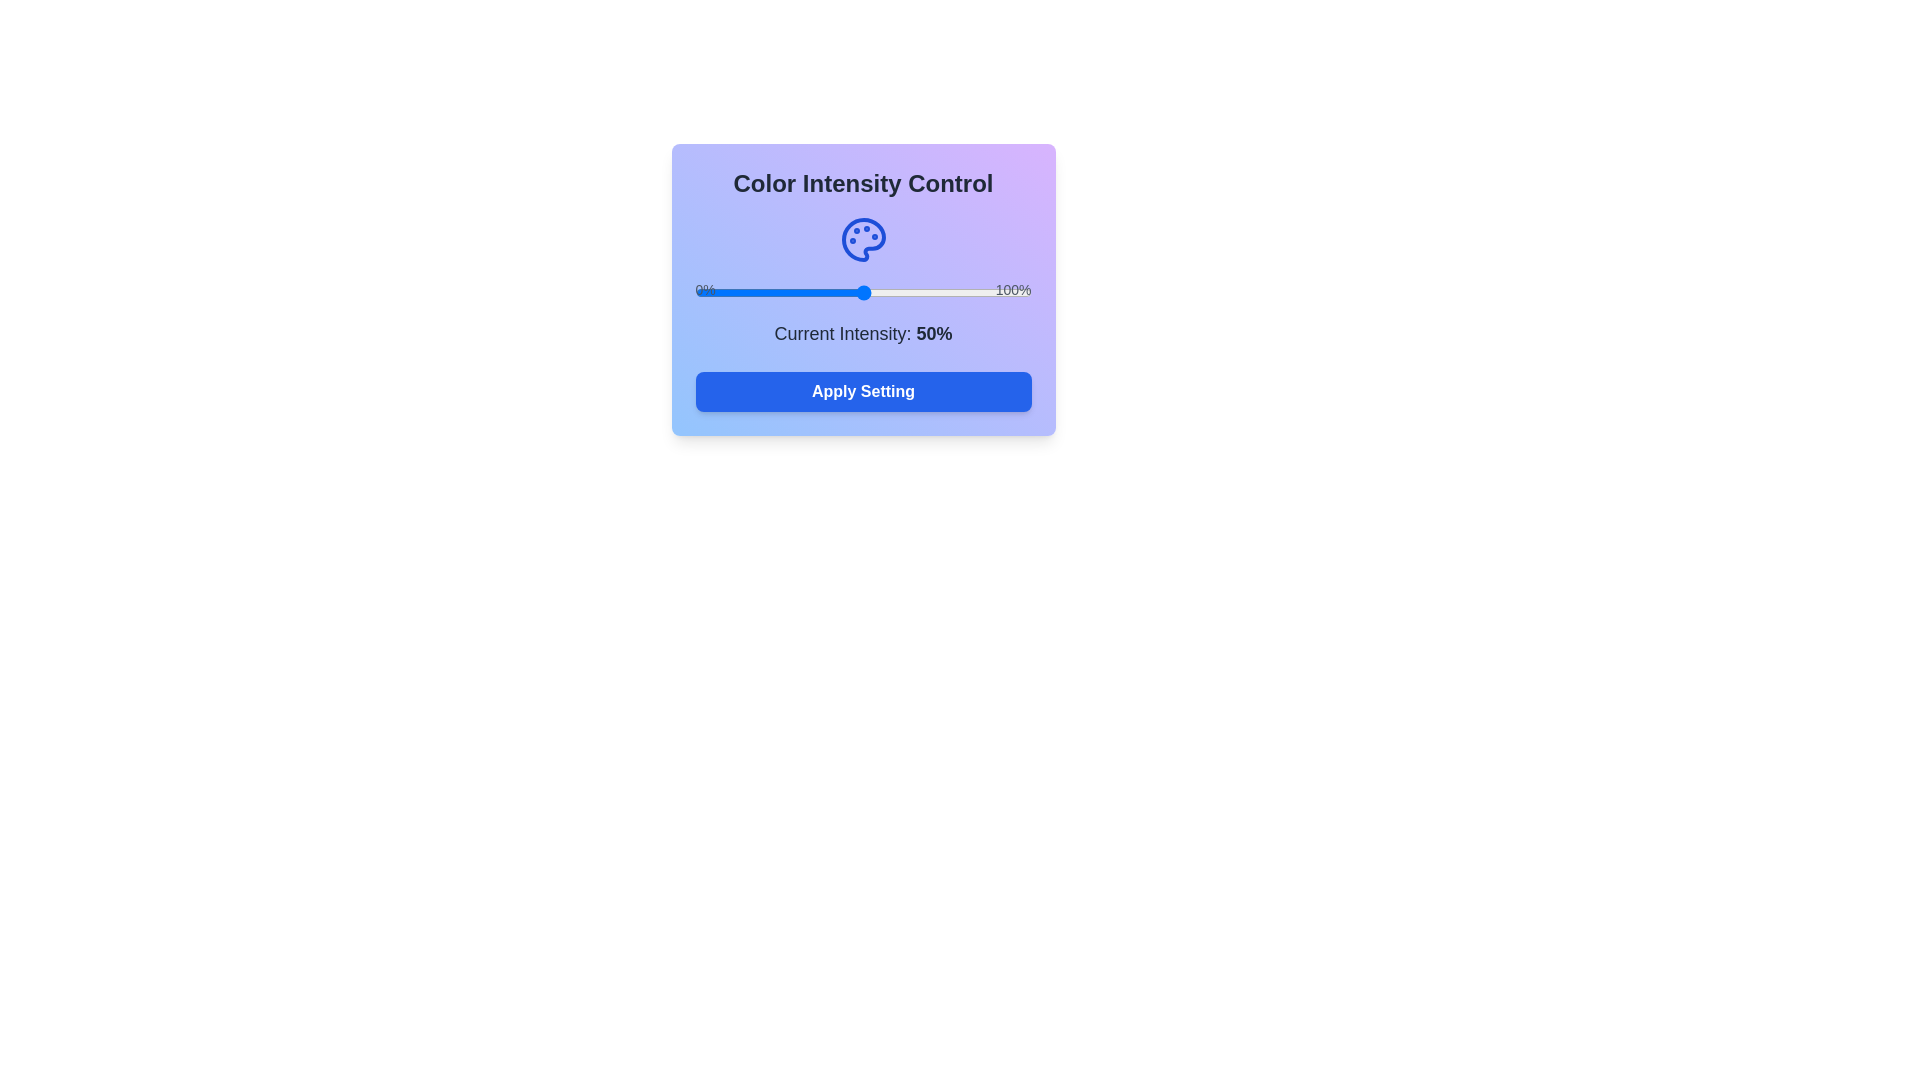 This screenshot has height=1080, width=1920. Describe the element at coordinates (728, 293) in the screenshot. I see `the slider to set the color intensity to 10%` at that location.